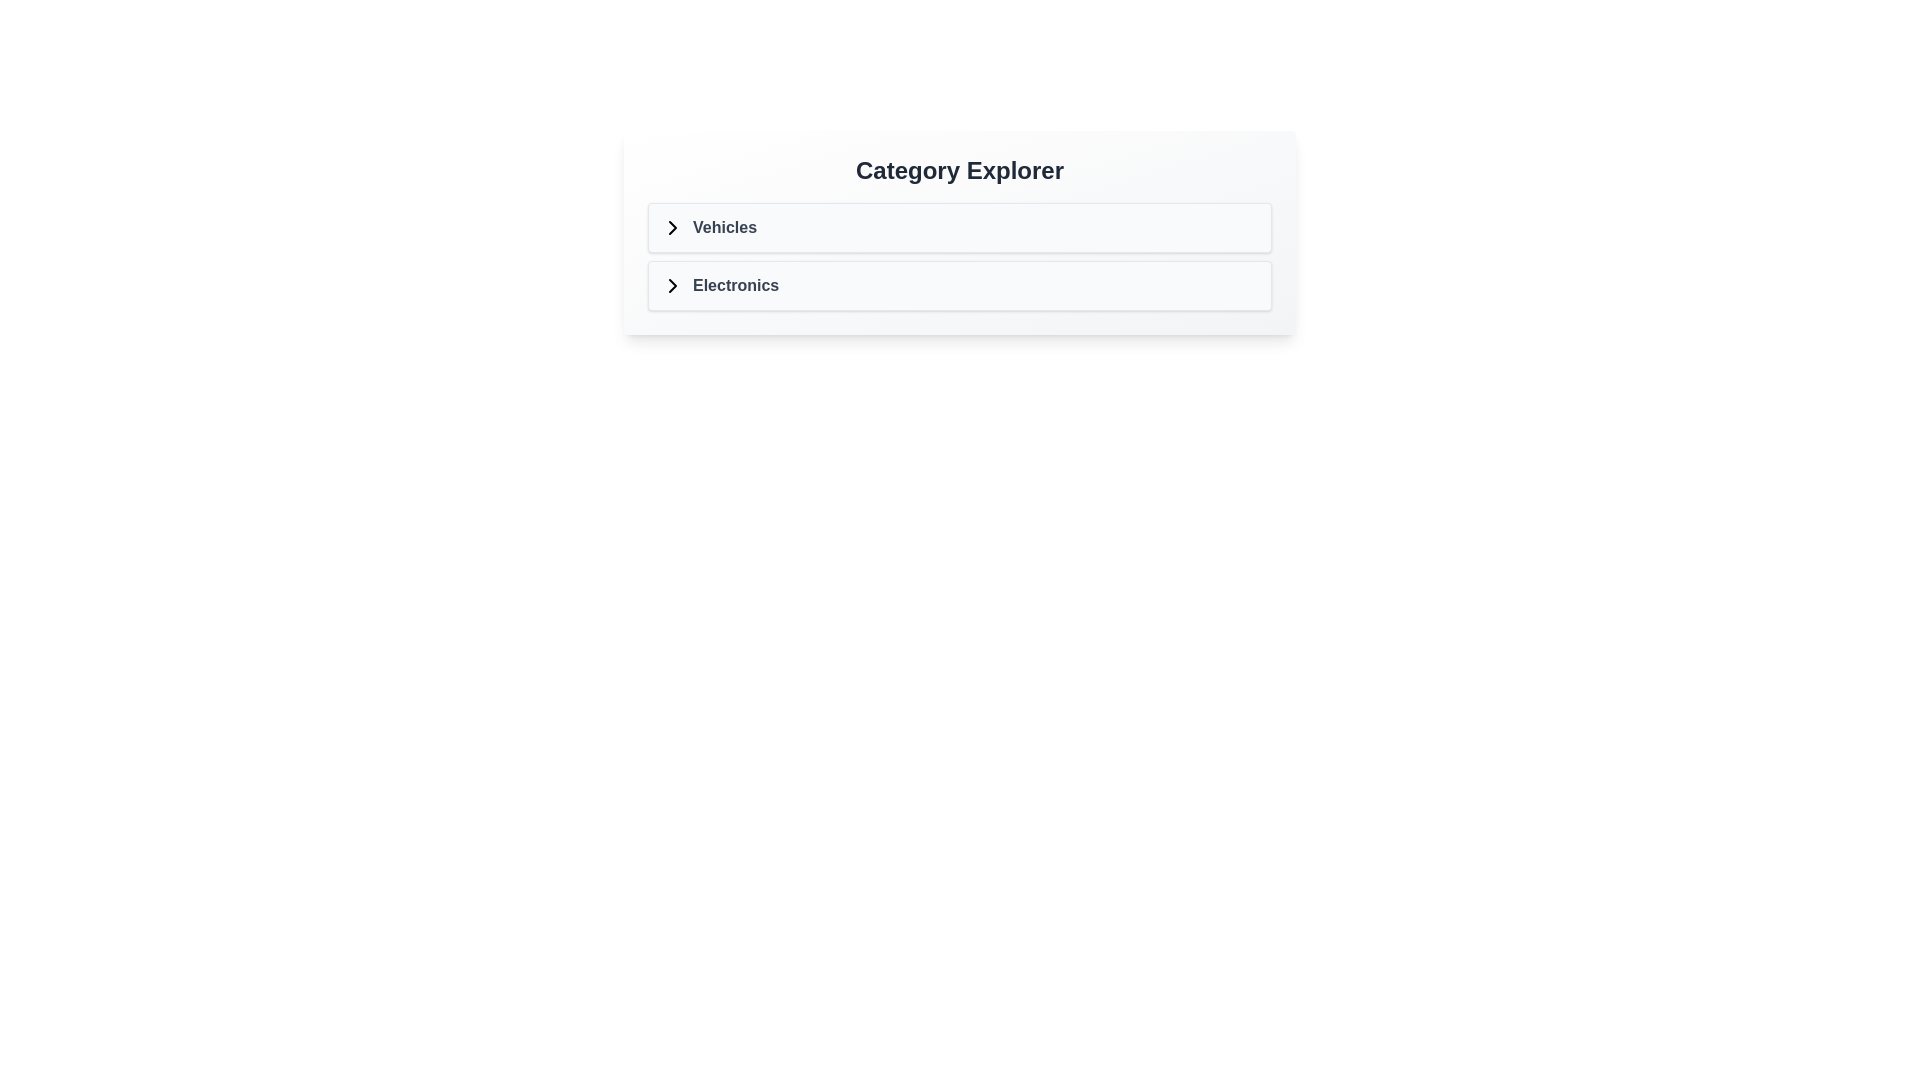 The height and width of the screenshot is (1080, 1920). I want to click on the text label indicating the electronics category, which is located in the second row of the category list and positioned to the right of a chevron icon, so click(735, 285).